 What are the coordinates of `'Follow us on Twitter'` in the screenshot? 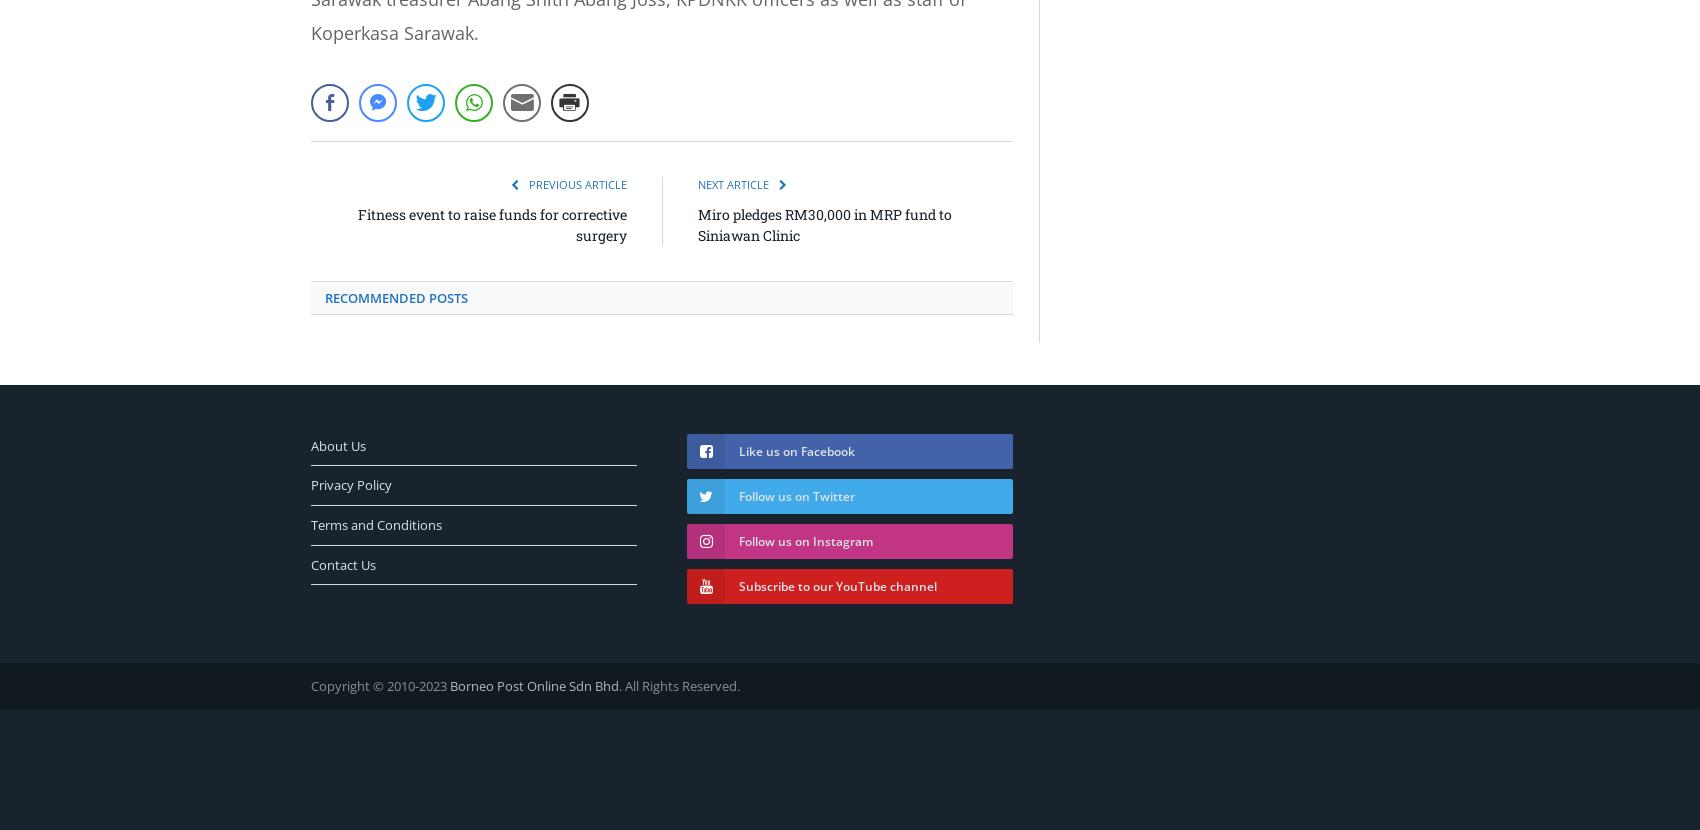 It's located at (795, 494).